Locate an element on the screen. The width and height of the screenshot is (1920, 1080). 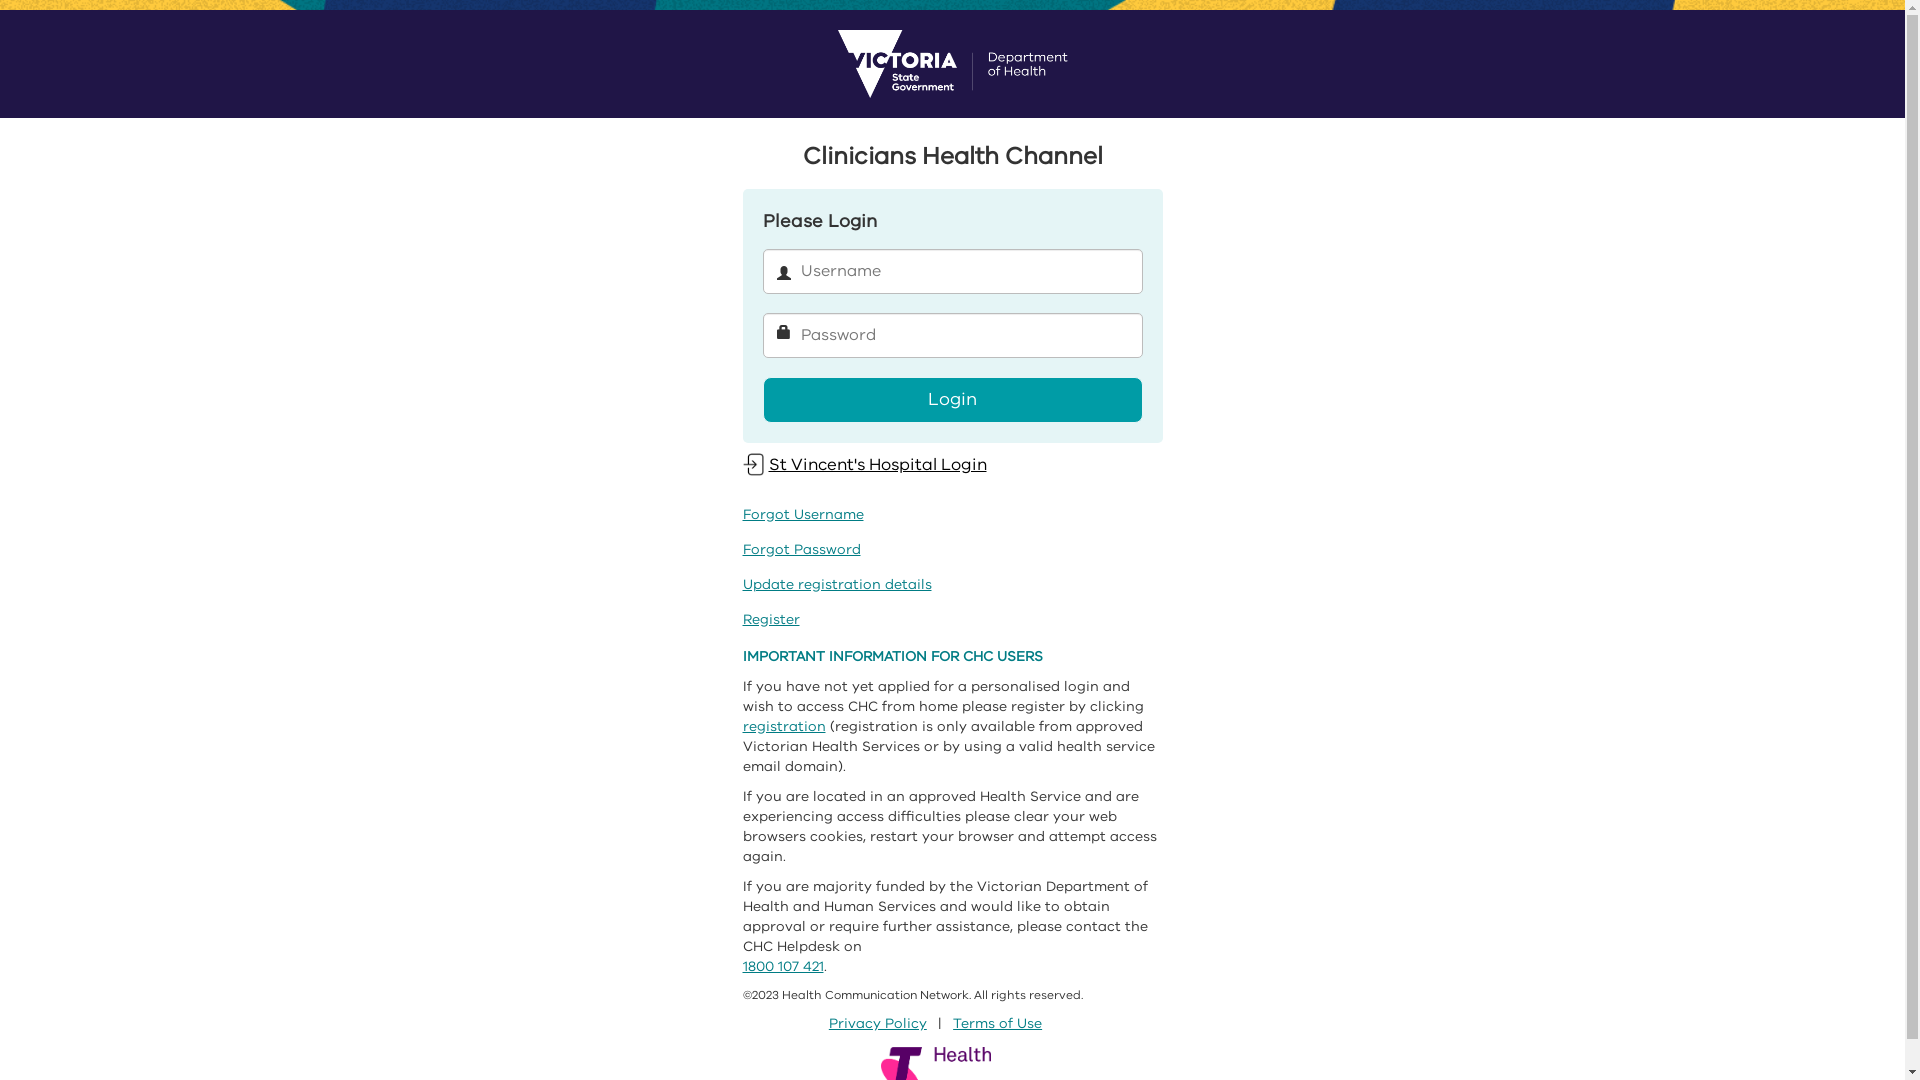
'registration' is located at coordinates (741, 726).